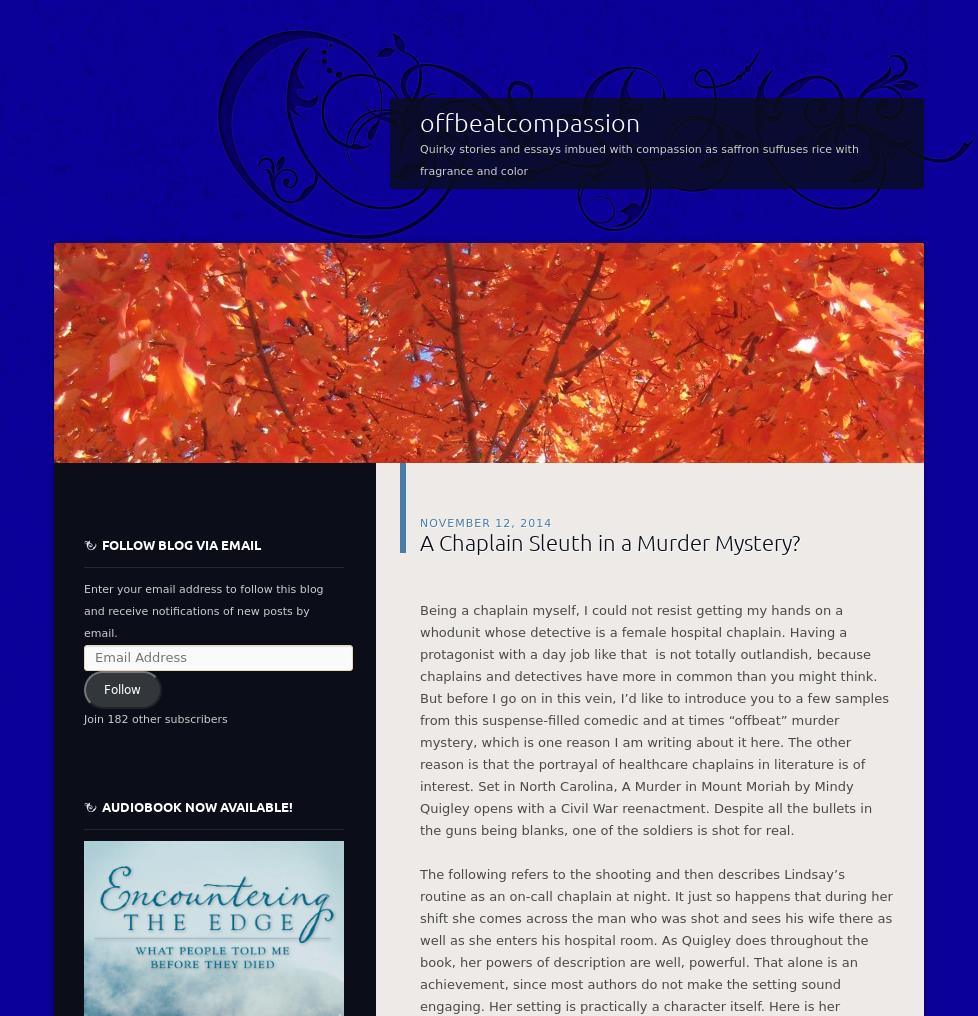 The height and width of the screenshot is (1016, 978). What do you see at coordinates (484, 521) in the screenshot?
I see `'November 12, 2014'` at bounding box center [484, 521].